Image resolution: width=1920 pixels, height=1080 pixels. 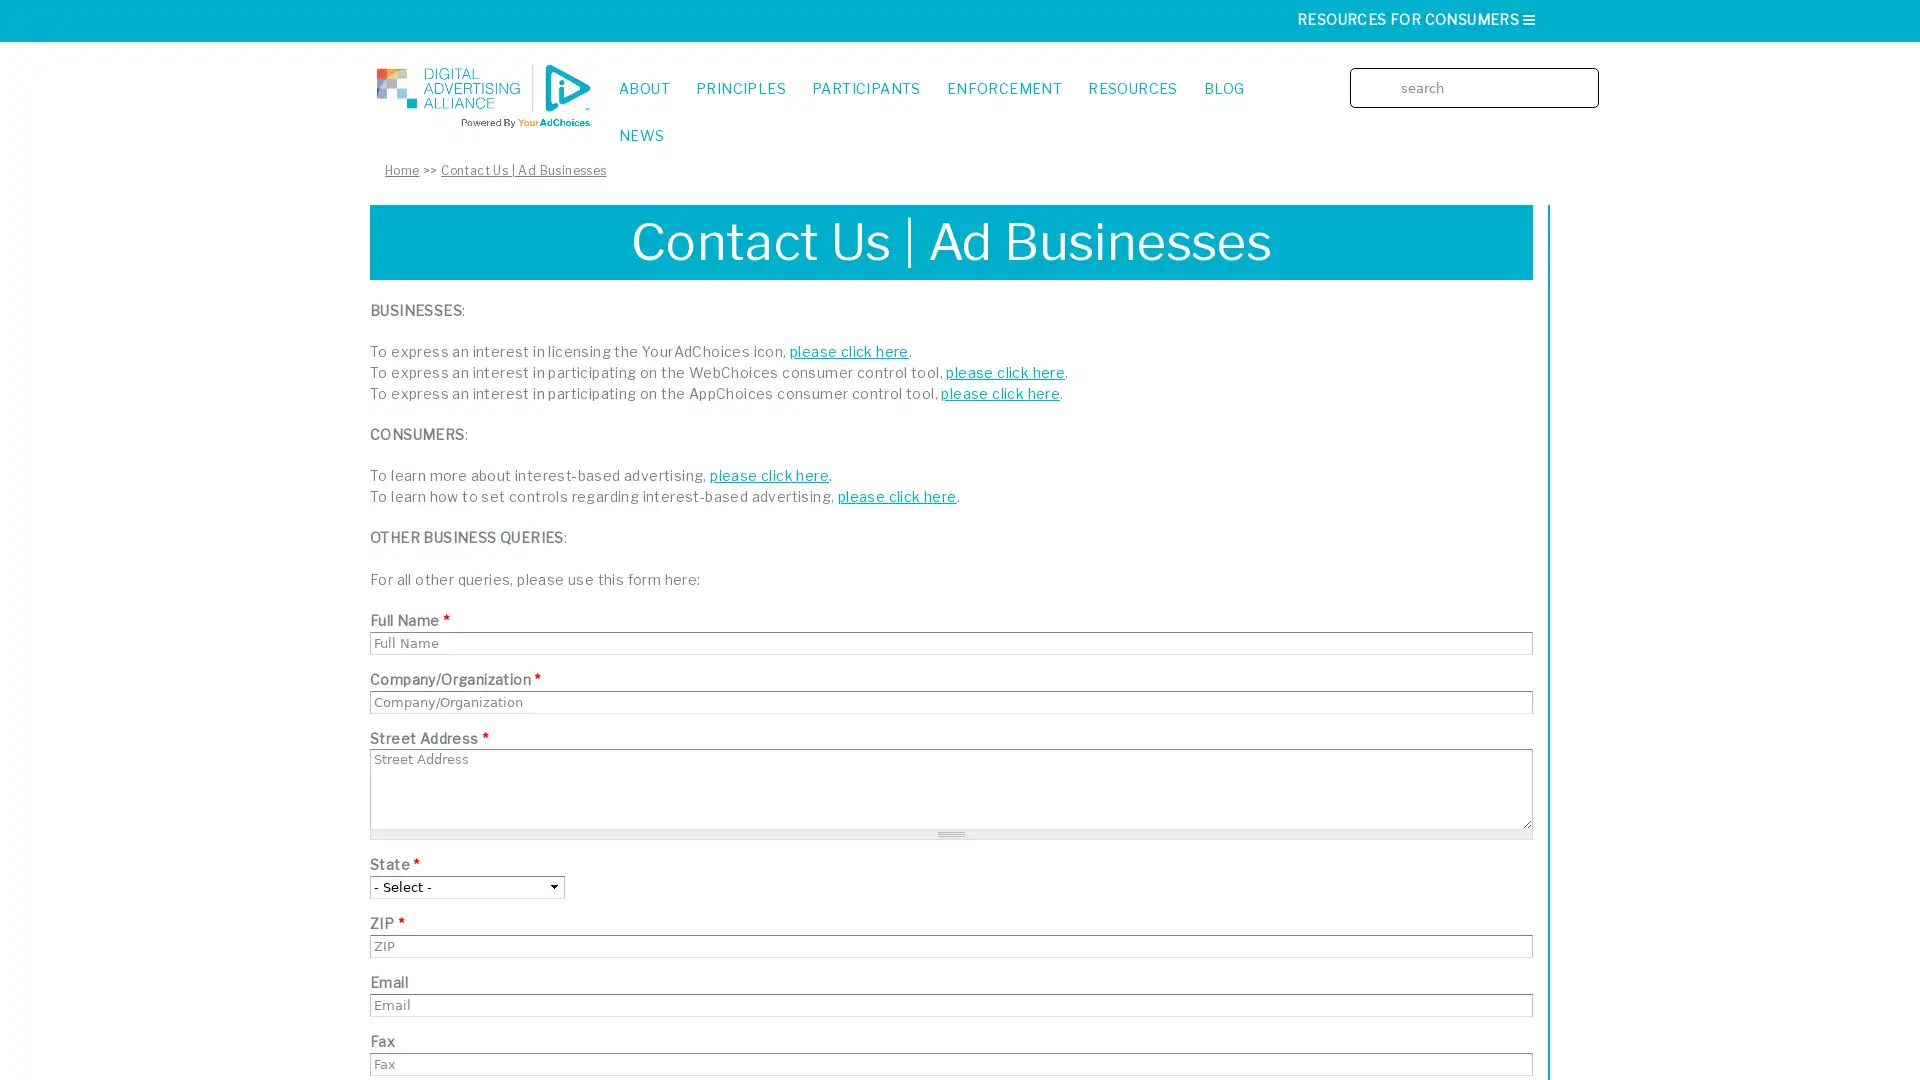 I want to click on Search, so click(x=1588, y=72).